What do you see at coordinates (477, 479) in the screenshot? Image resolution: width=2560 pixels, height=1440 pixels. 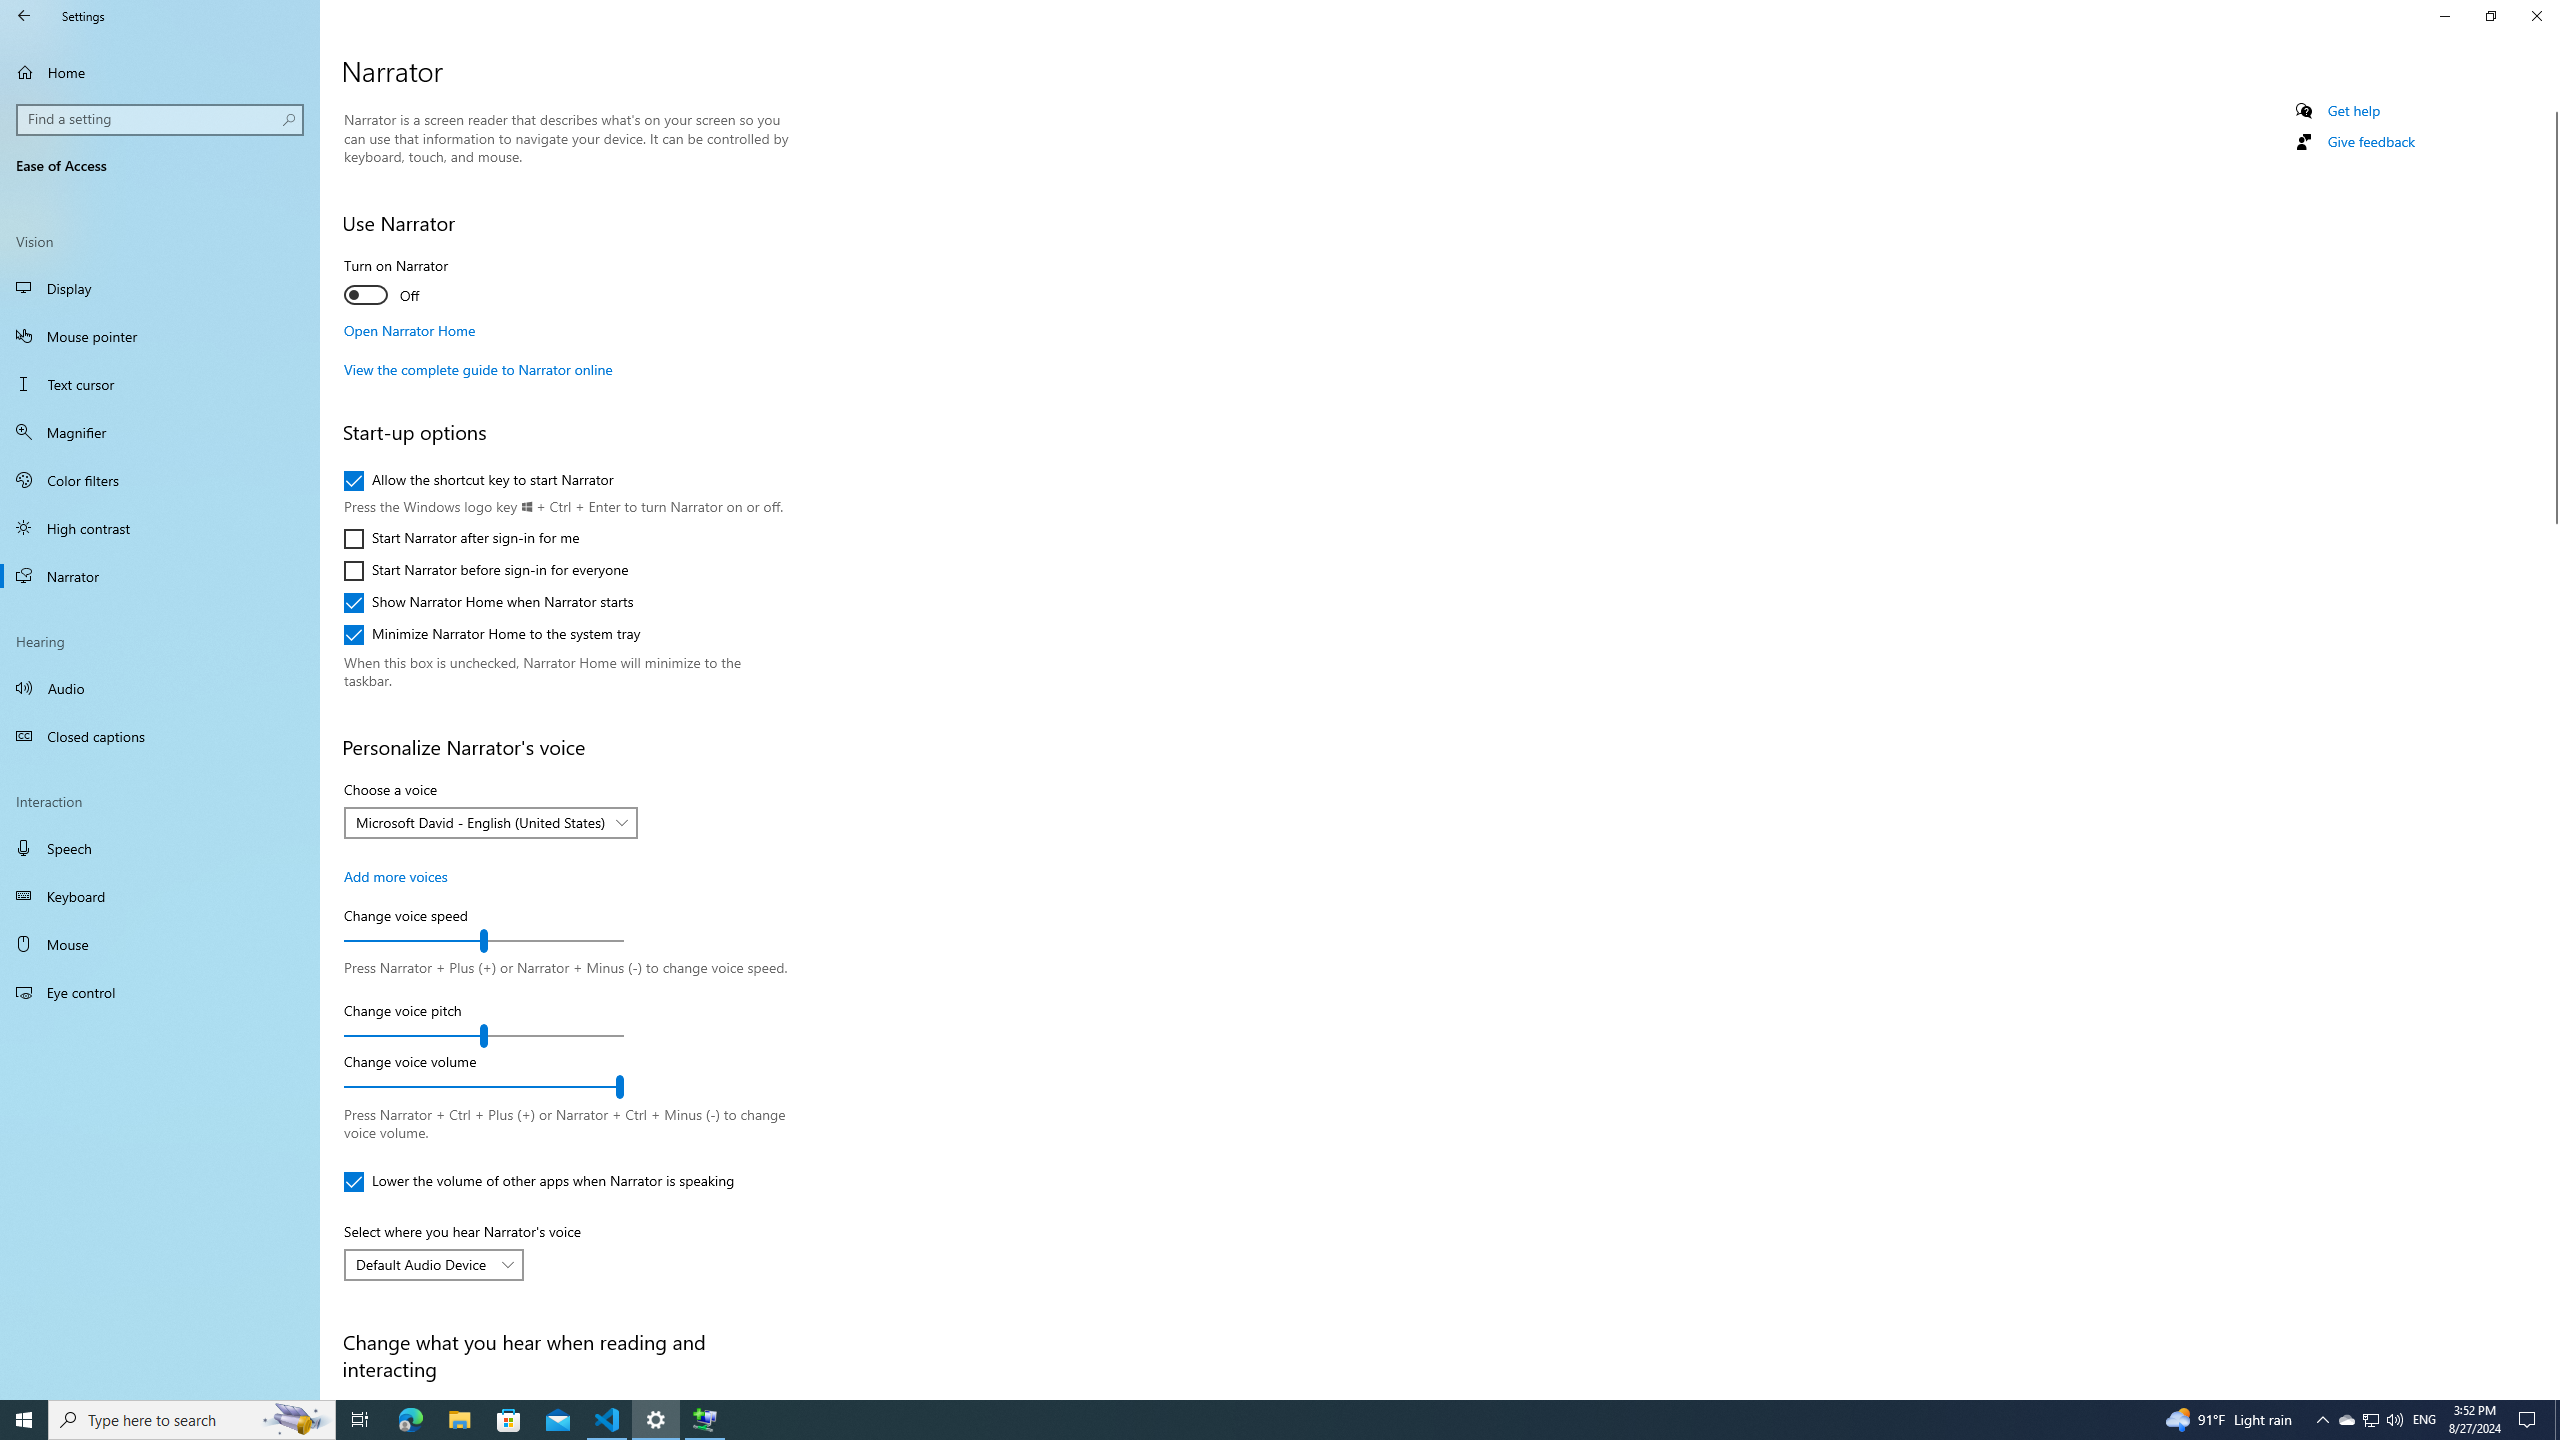 I see `'Allow the shortcut key to start Narrator'` at bounding box center [477, 479].